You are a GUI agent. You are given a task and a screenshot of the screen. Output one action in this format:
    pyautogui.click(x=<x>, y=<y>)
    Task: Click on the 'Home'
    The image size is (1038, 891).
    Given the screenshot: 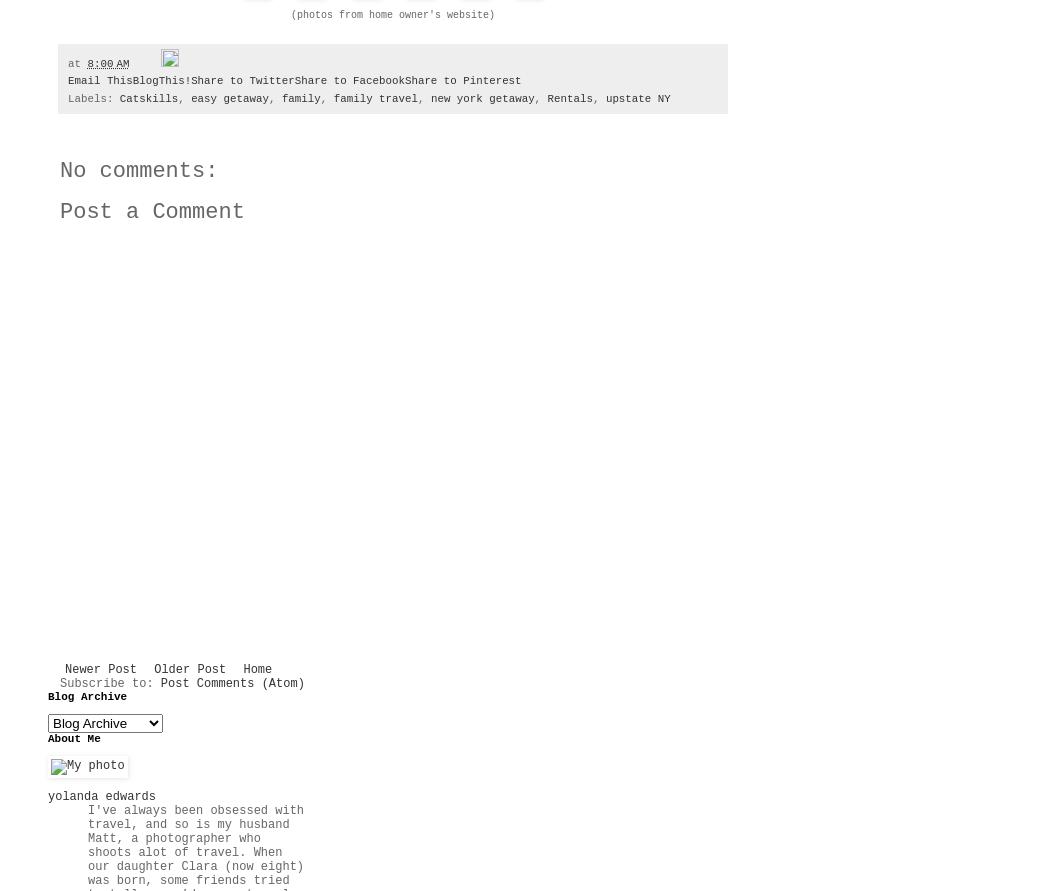 What is the action you would take?
    pyautogui.click(x=241, y=669)
    